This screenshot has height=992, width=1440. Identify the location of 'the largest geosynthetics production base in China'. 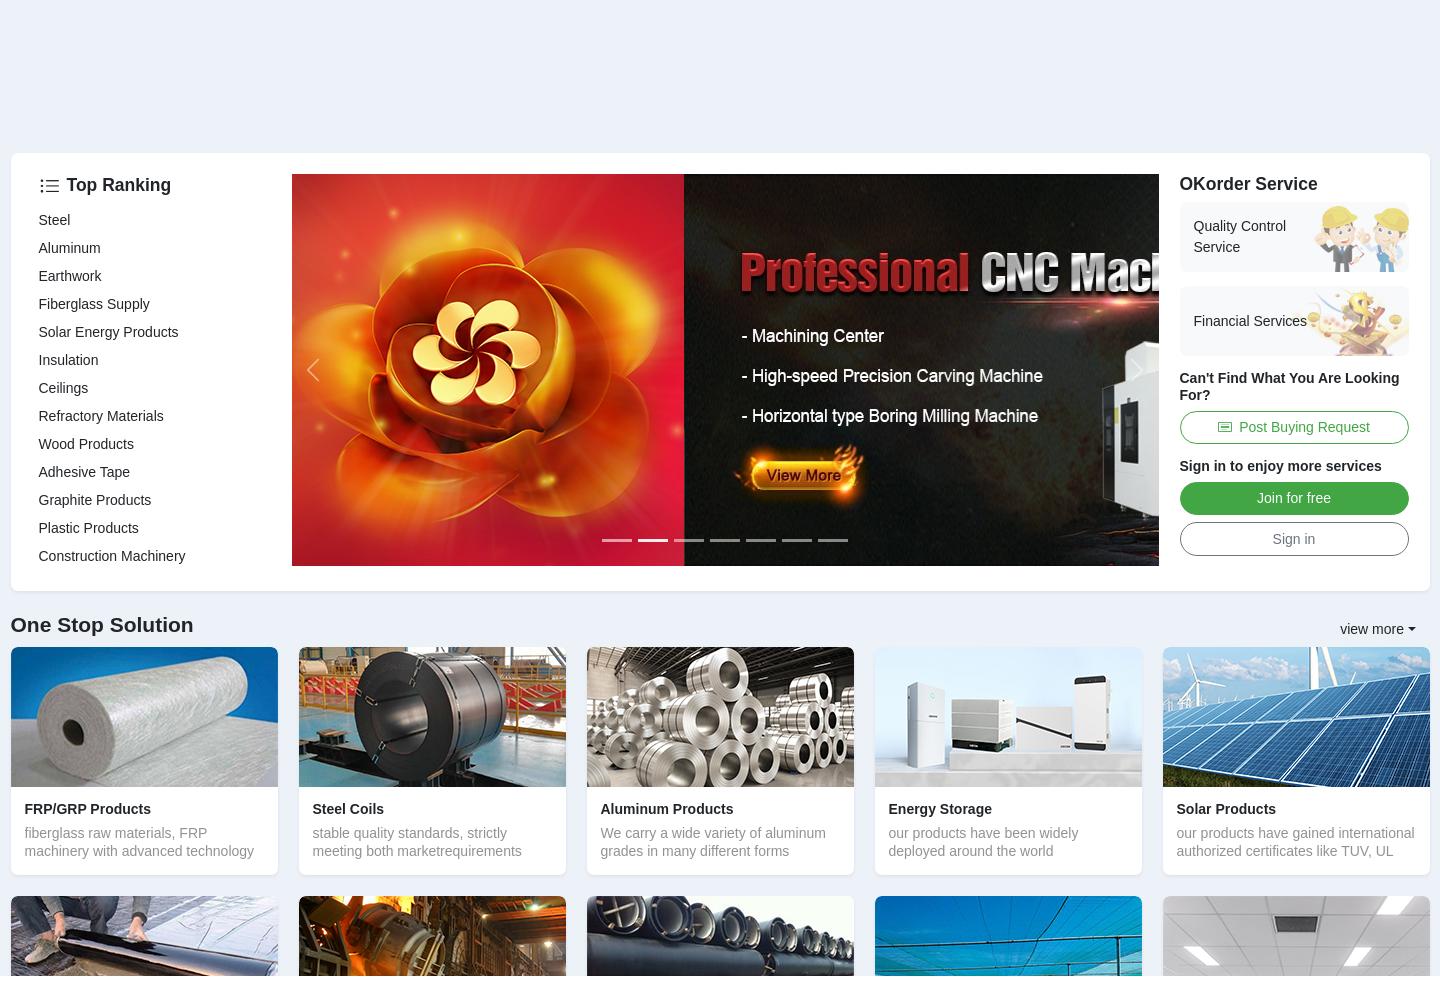
(134, 113).